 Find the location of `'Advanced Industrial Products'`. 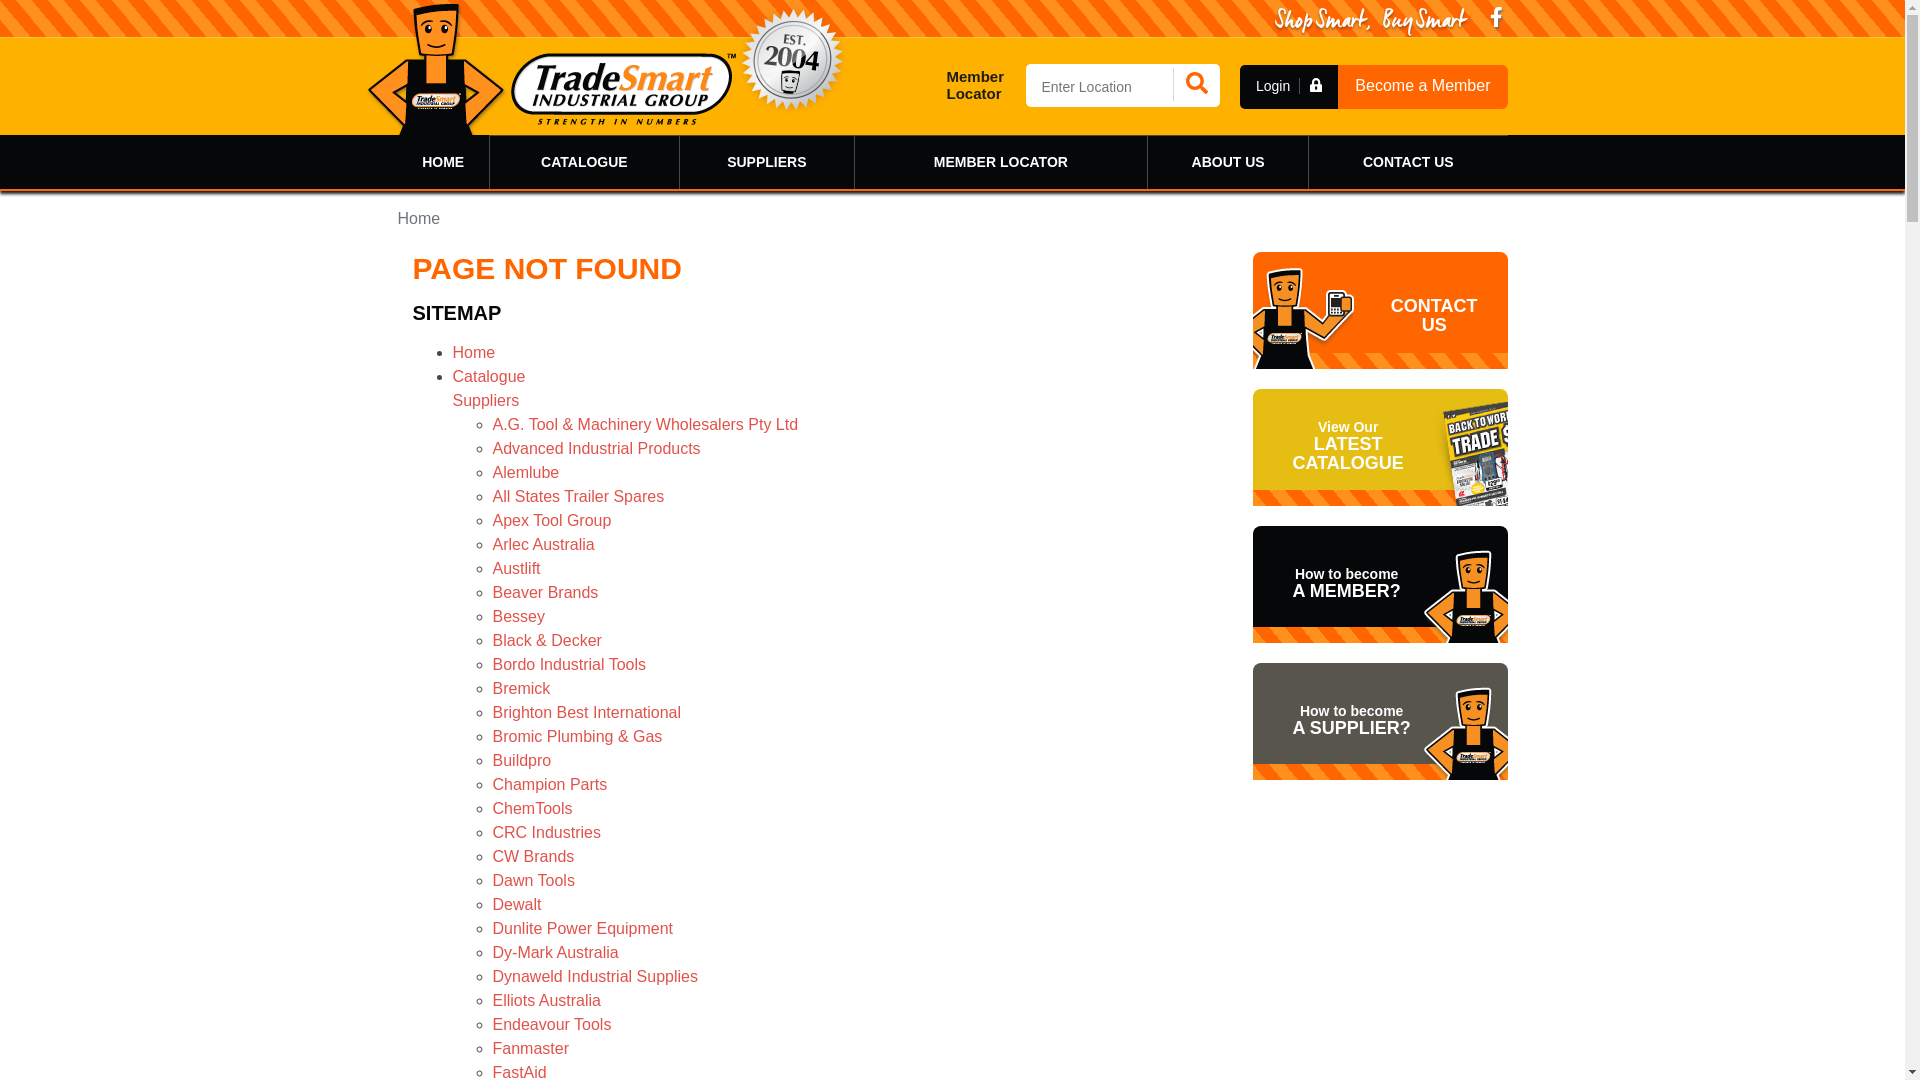

'Advanced Industrial Products' is located at coordinates (594, 447).